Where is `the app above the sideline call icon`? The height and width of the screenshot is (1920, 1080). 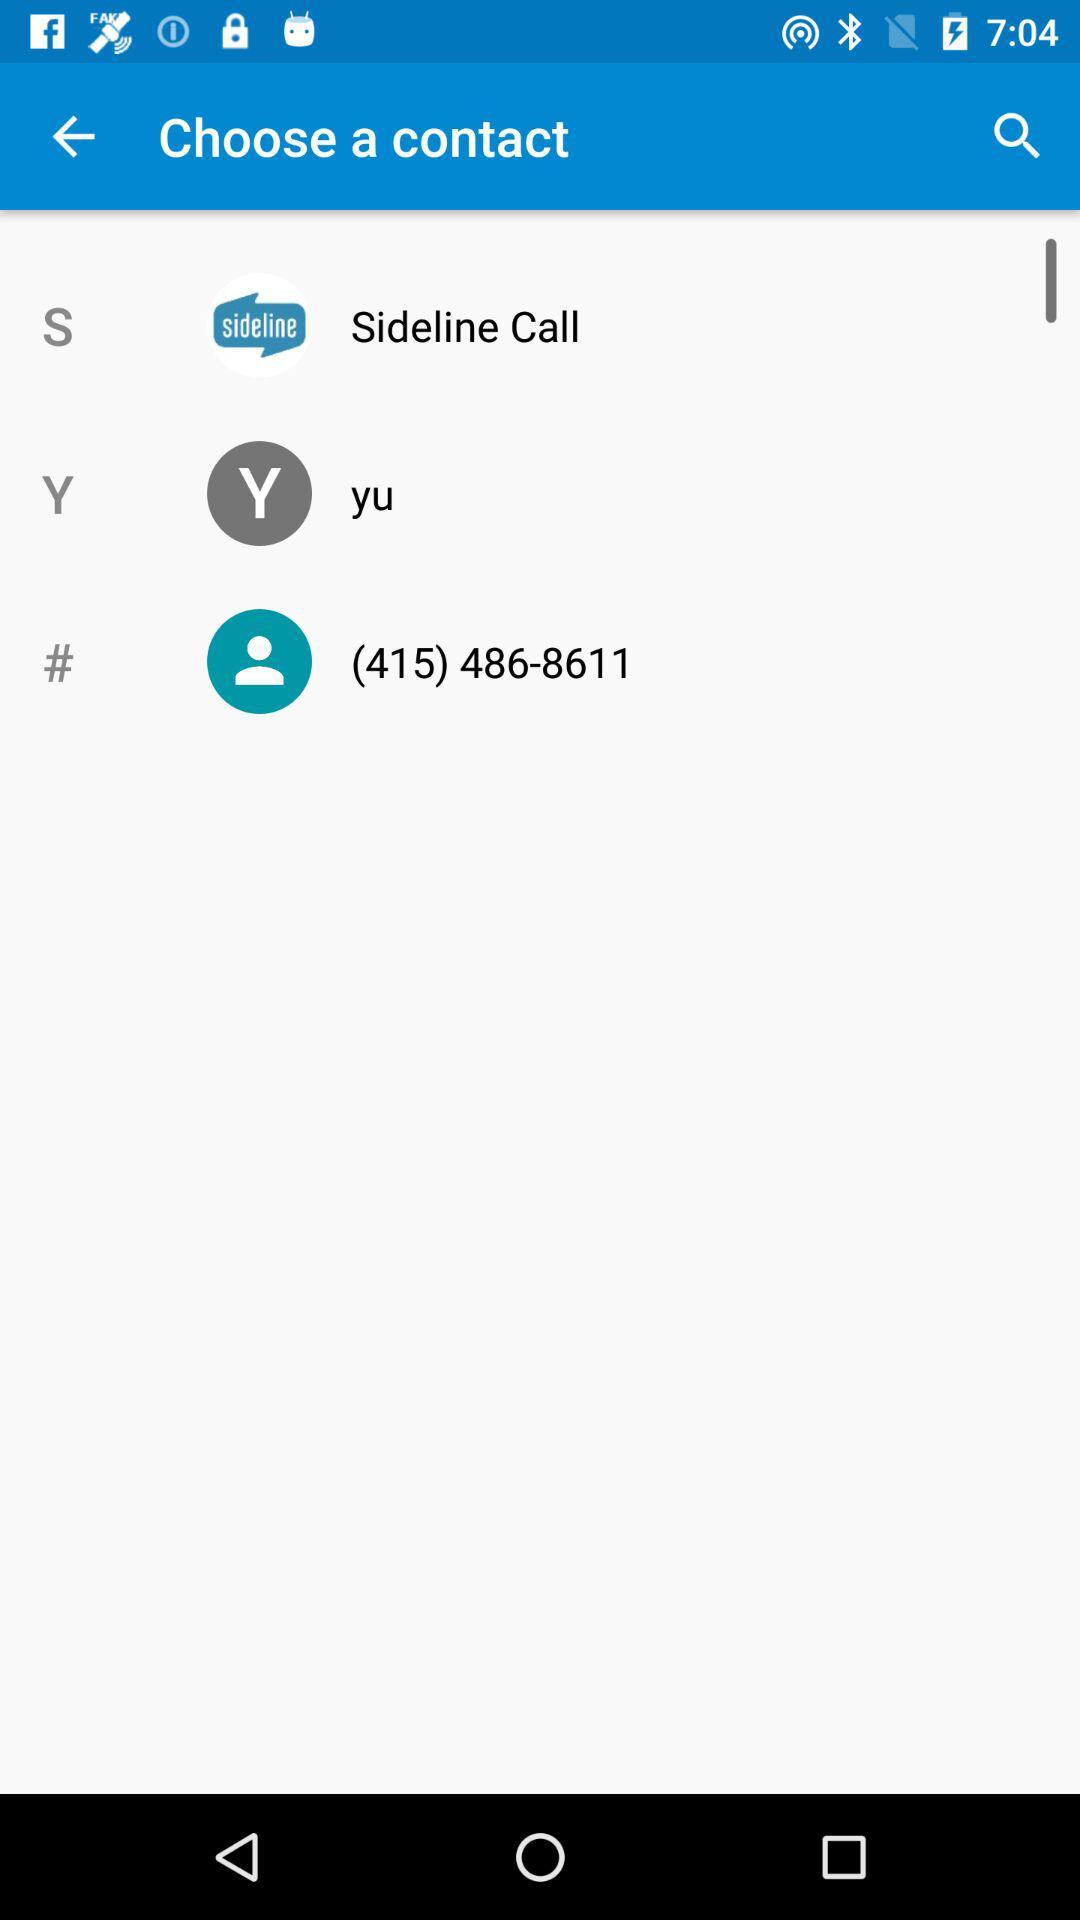 the app above the sideline call icon is located at coordinates (1017, 135).